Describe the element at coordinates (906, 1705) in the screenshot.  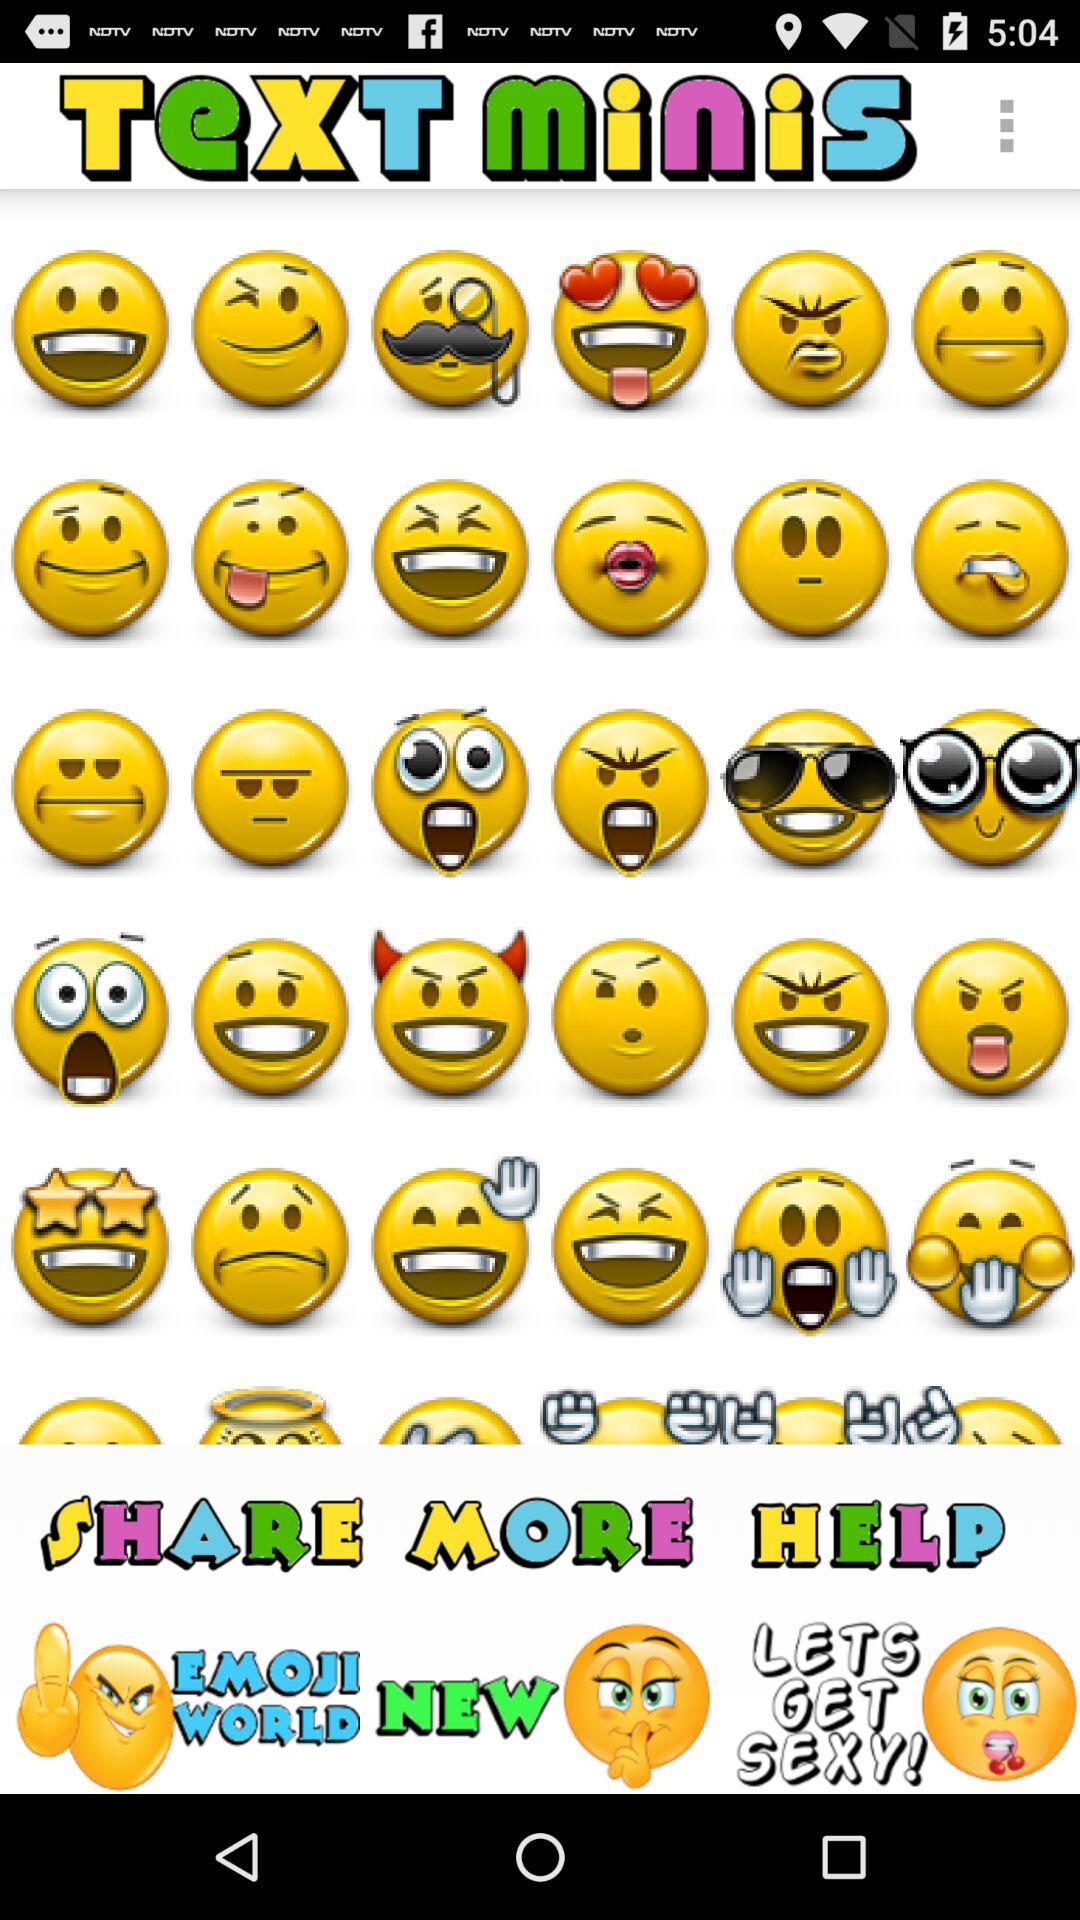
I see `emoji sexy` at that location.